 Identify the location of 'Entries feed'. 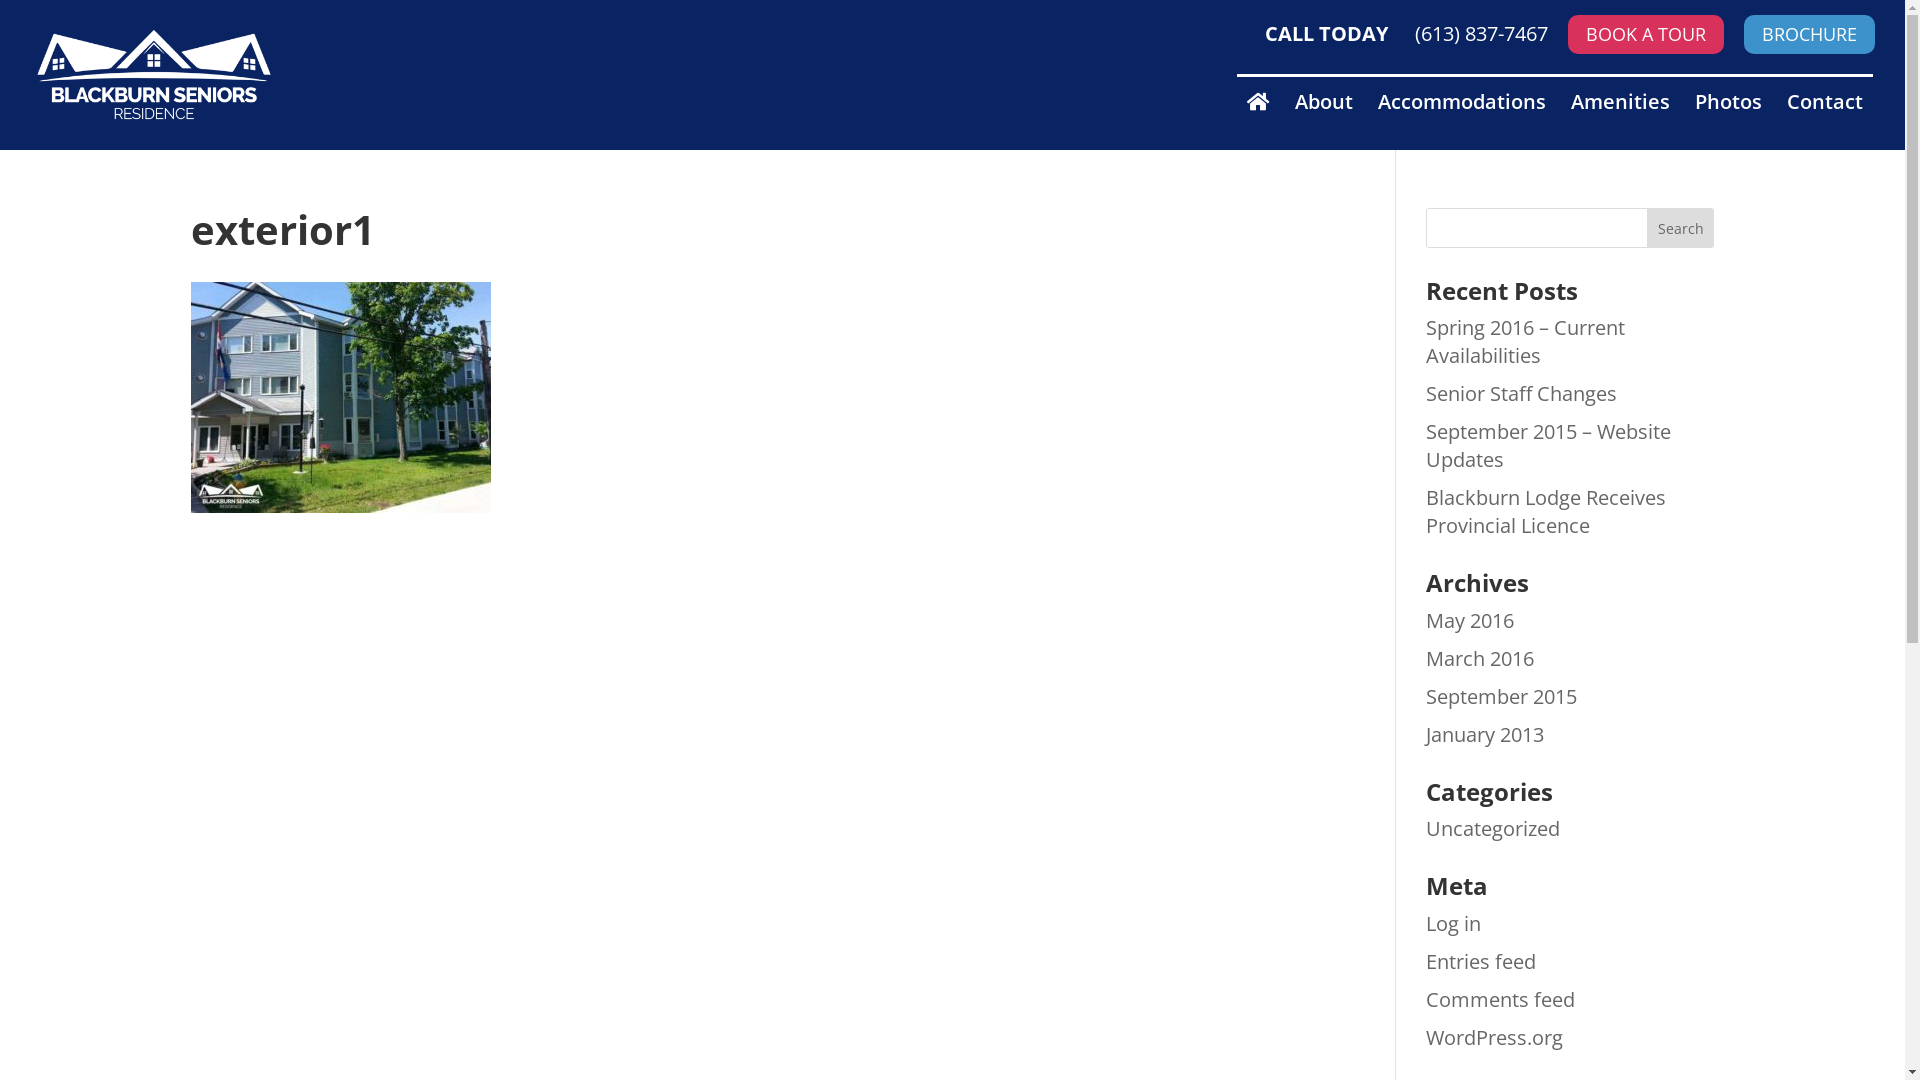
(1481, 960).